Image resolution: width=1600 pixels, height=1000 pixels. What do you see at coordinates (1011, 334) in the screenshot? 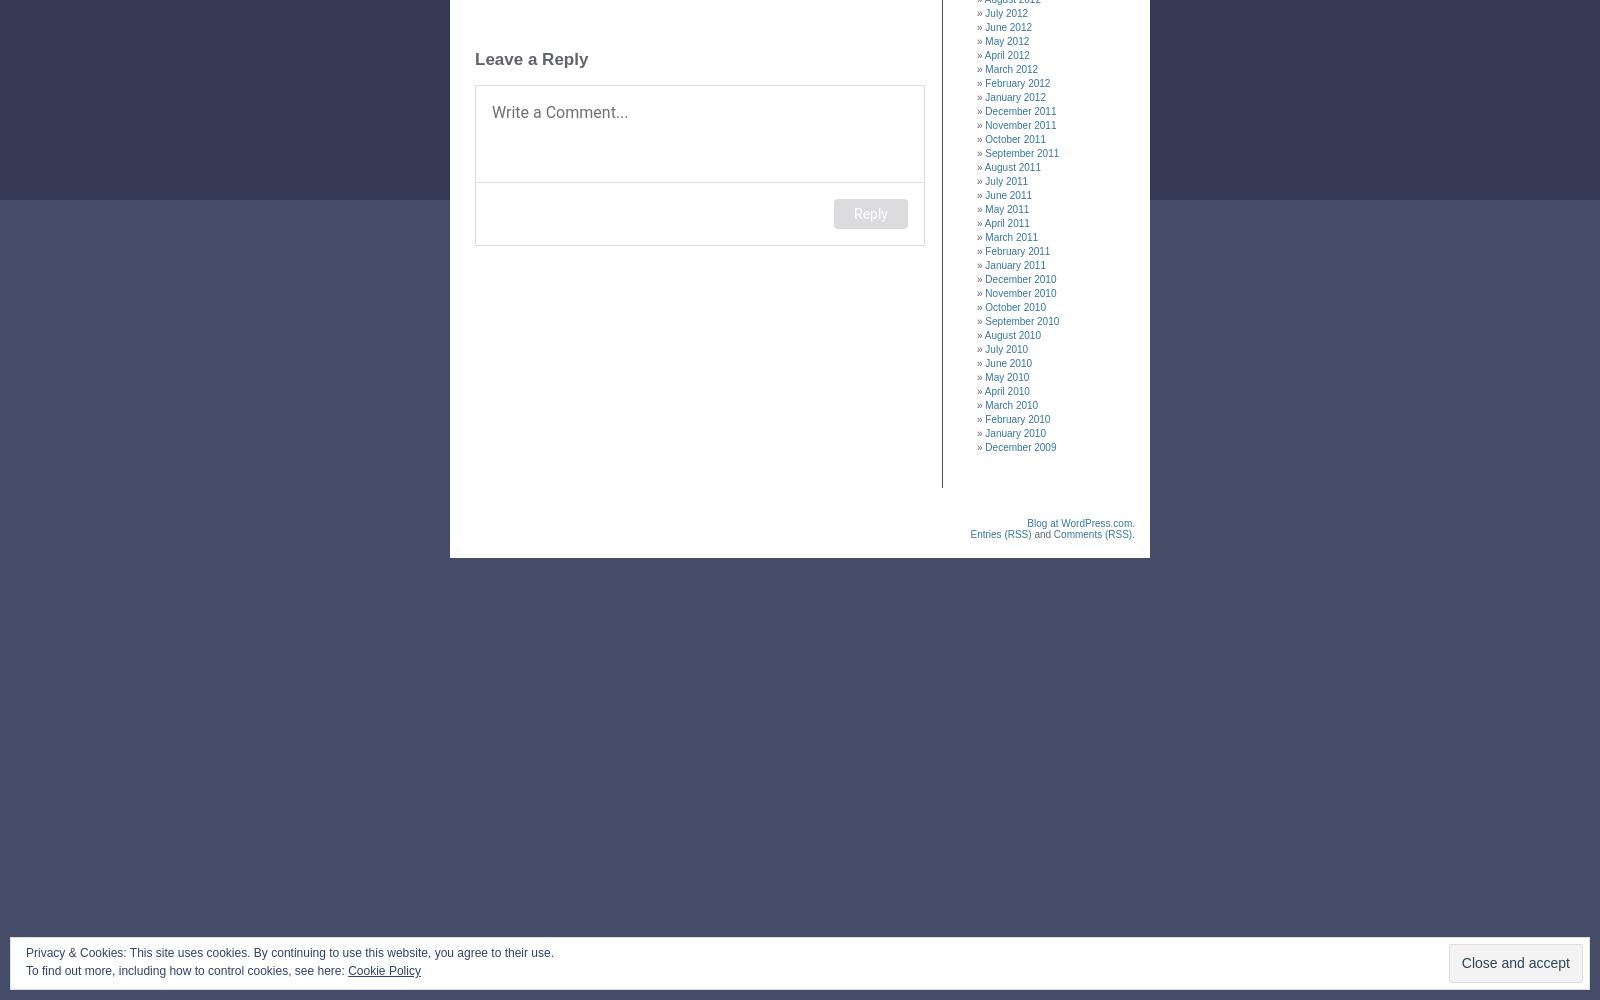
I see `'August 2010'` at bounding box center [1011, 334].